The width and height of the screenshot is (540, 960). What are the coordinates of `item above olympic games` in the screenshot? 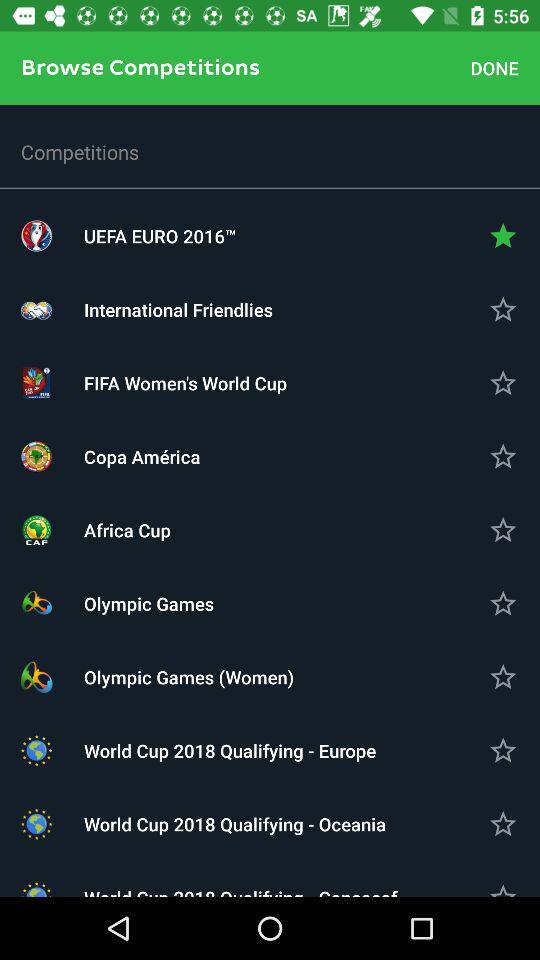 It's located at (270, 529).